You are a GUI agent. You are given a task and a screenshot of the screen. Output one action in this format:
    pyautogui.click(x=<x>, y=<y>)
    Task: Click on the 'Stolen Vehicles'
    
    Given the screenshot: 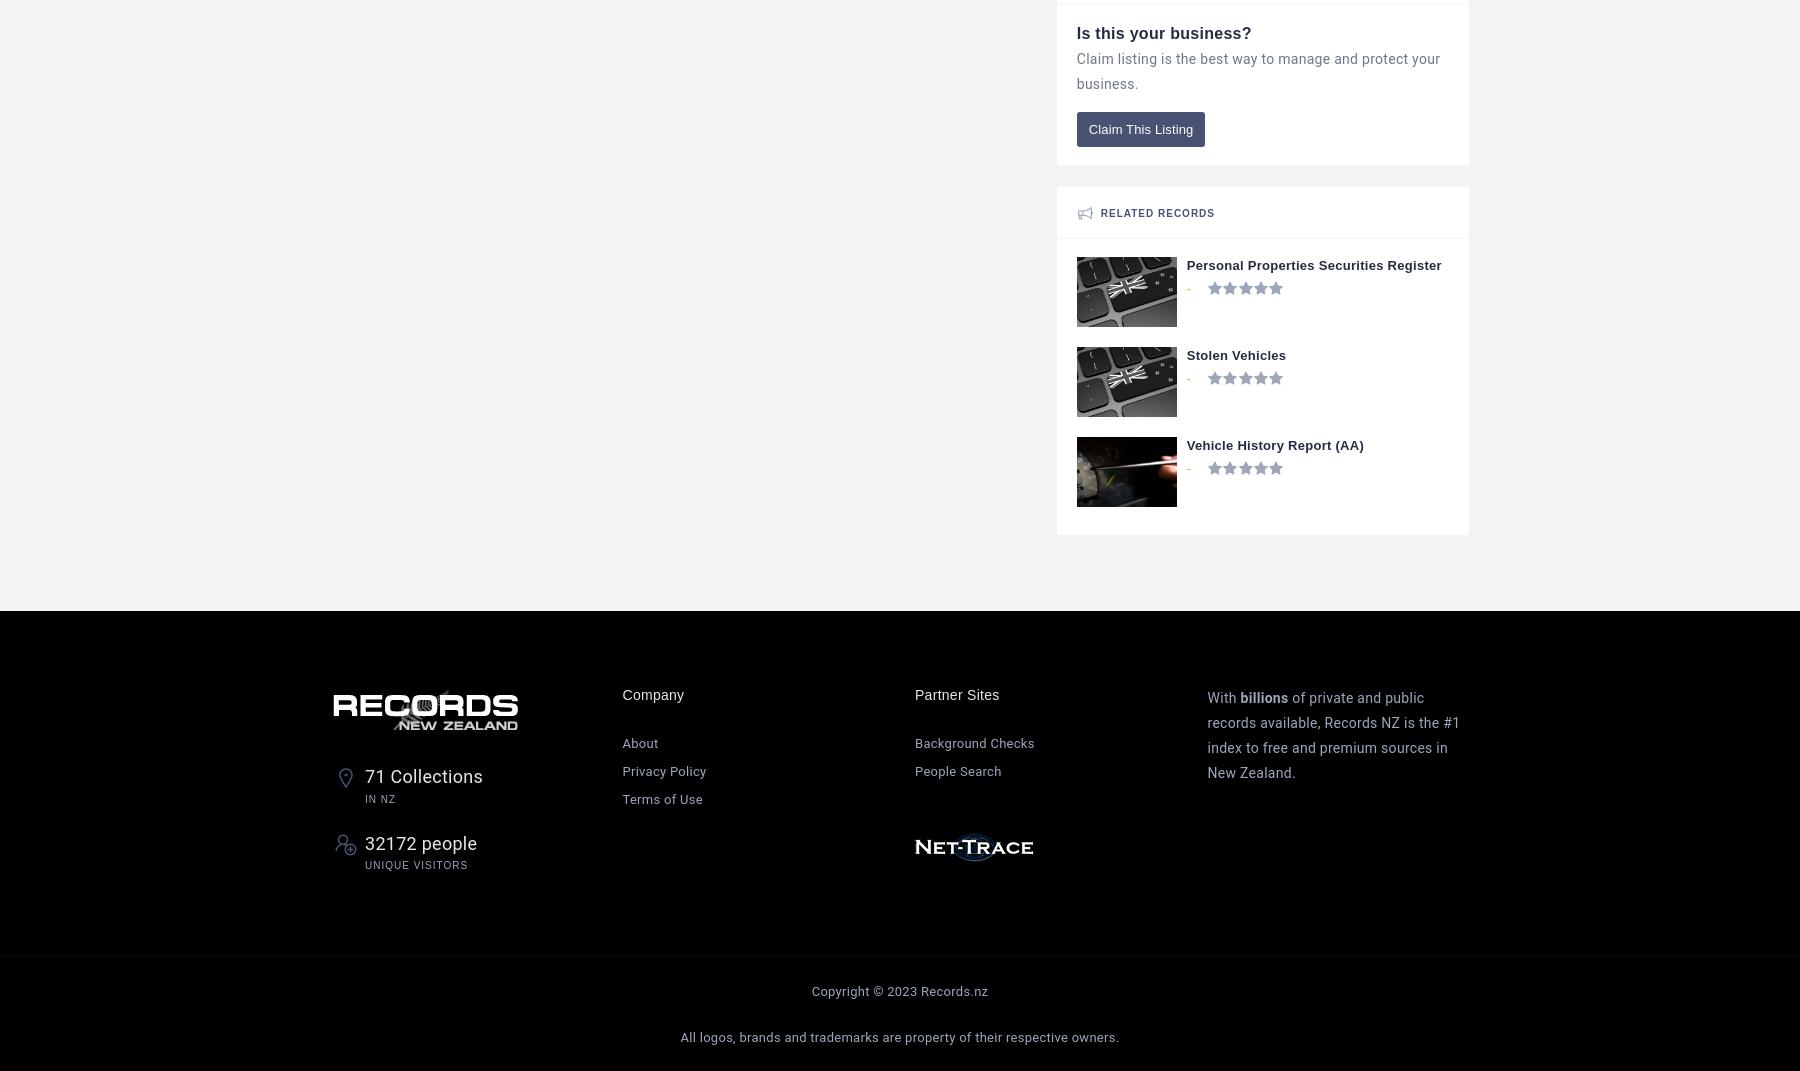 What is the action you would take?
    pyautogui.click(x=1235, y=354)
    